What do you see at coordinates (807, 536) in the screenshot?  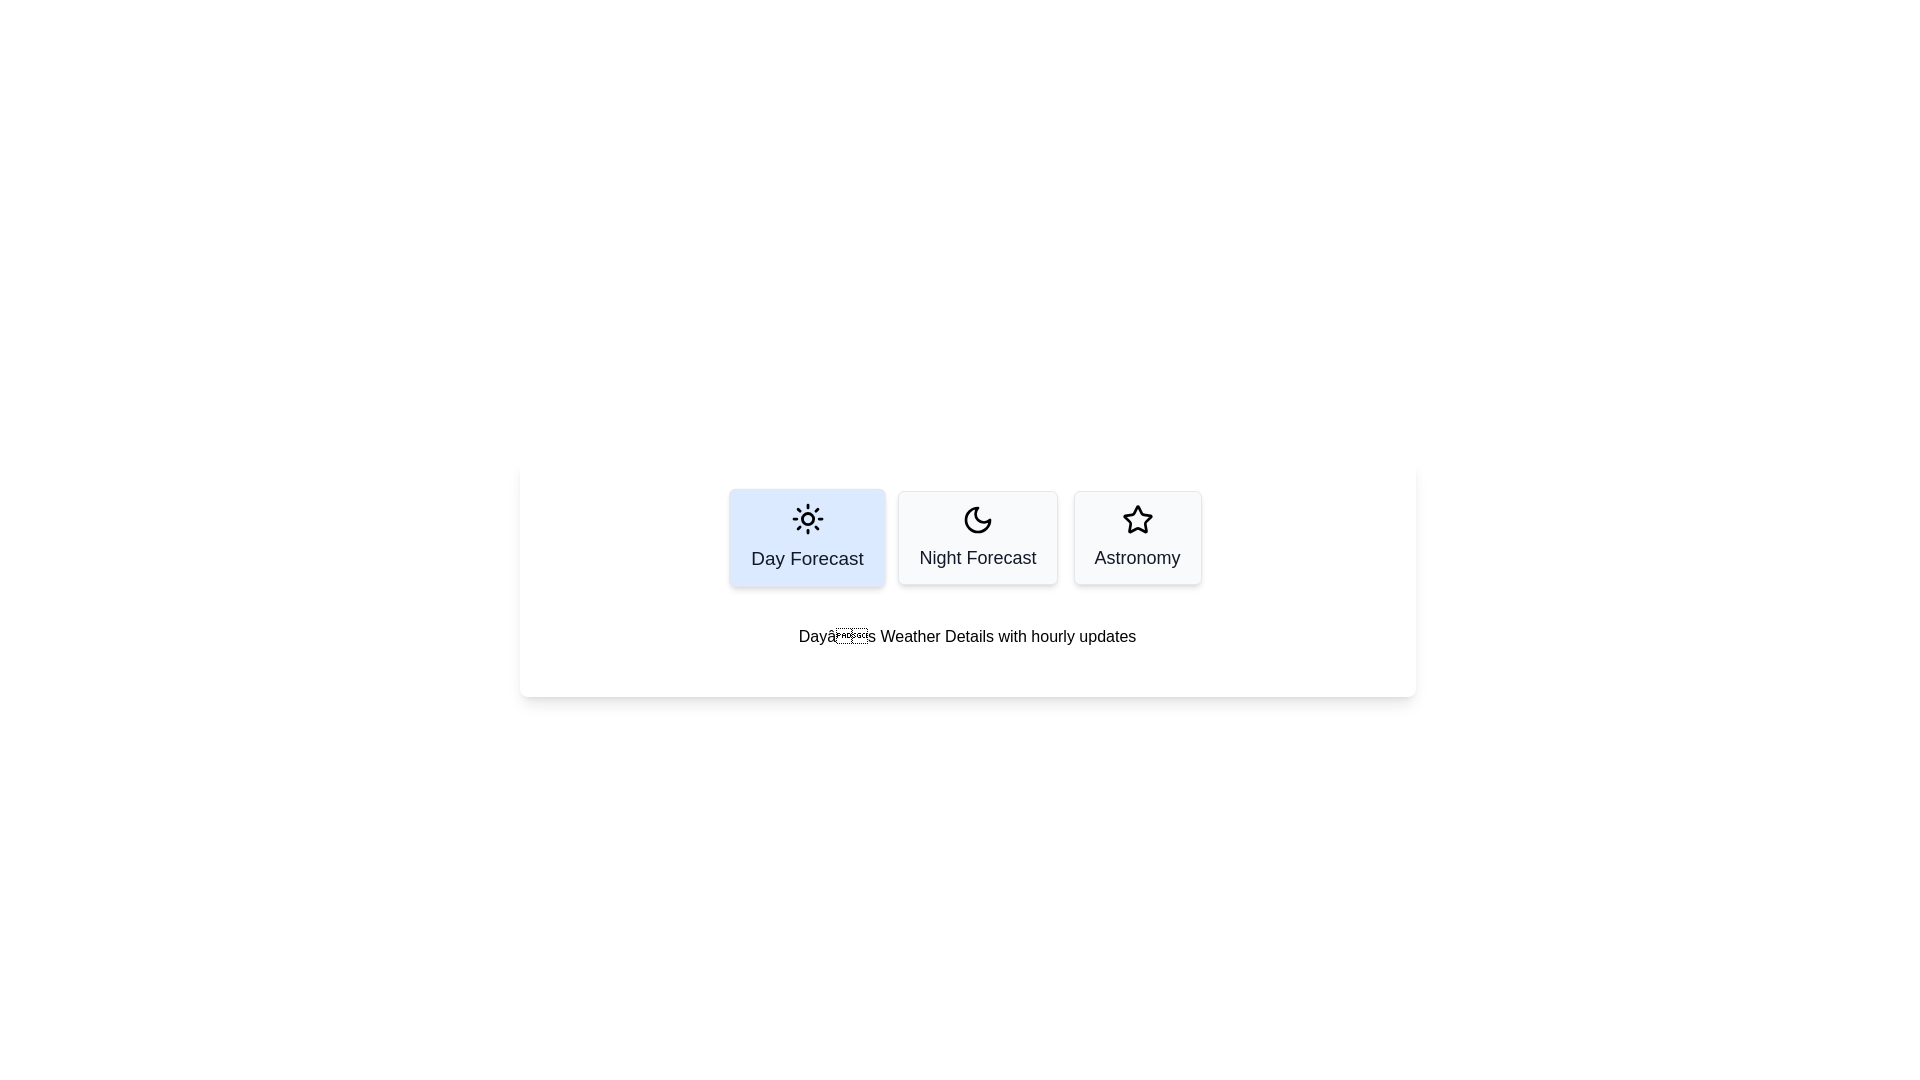 I see `the Day Forecast tab by clicking on its button` at bounding box center [807, 536].